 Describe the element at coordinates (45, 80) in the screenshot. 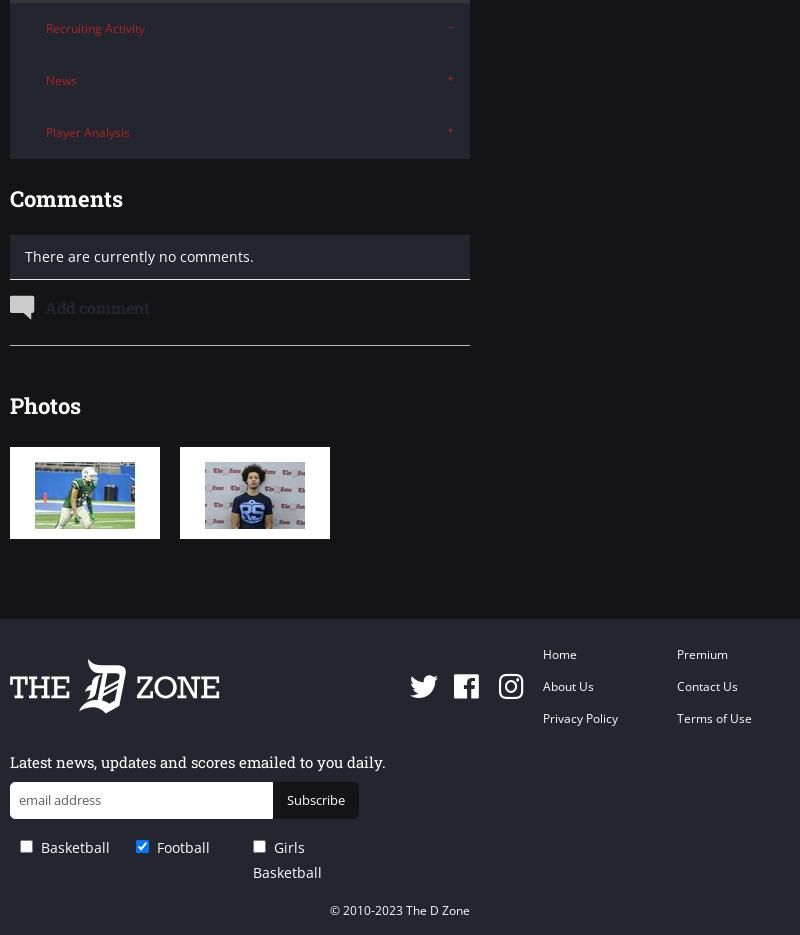

I see `'News'` at that location.